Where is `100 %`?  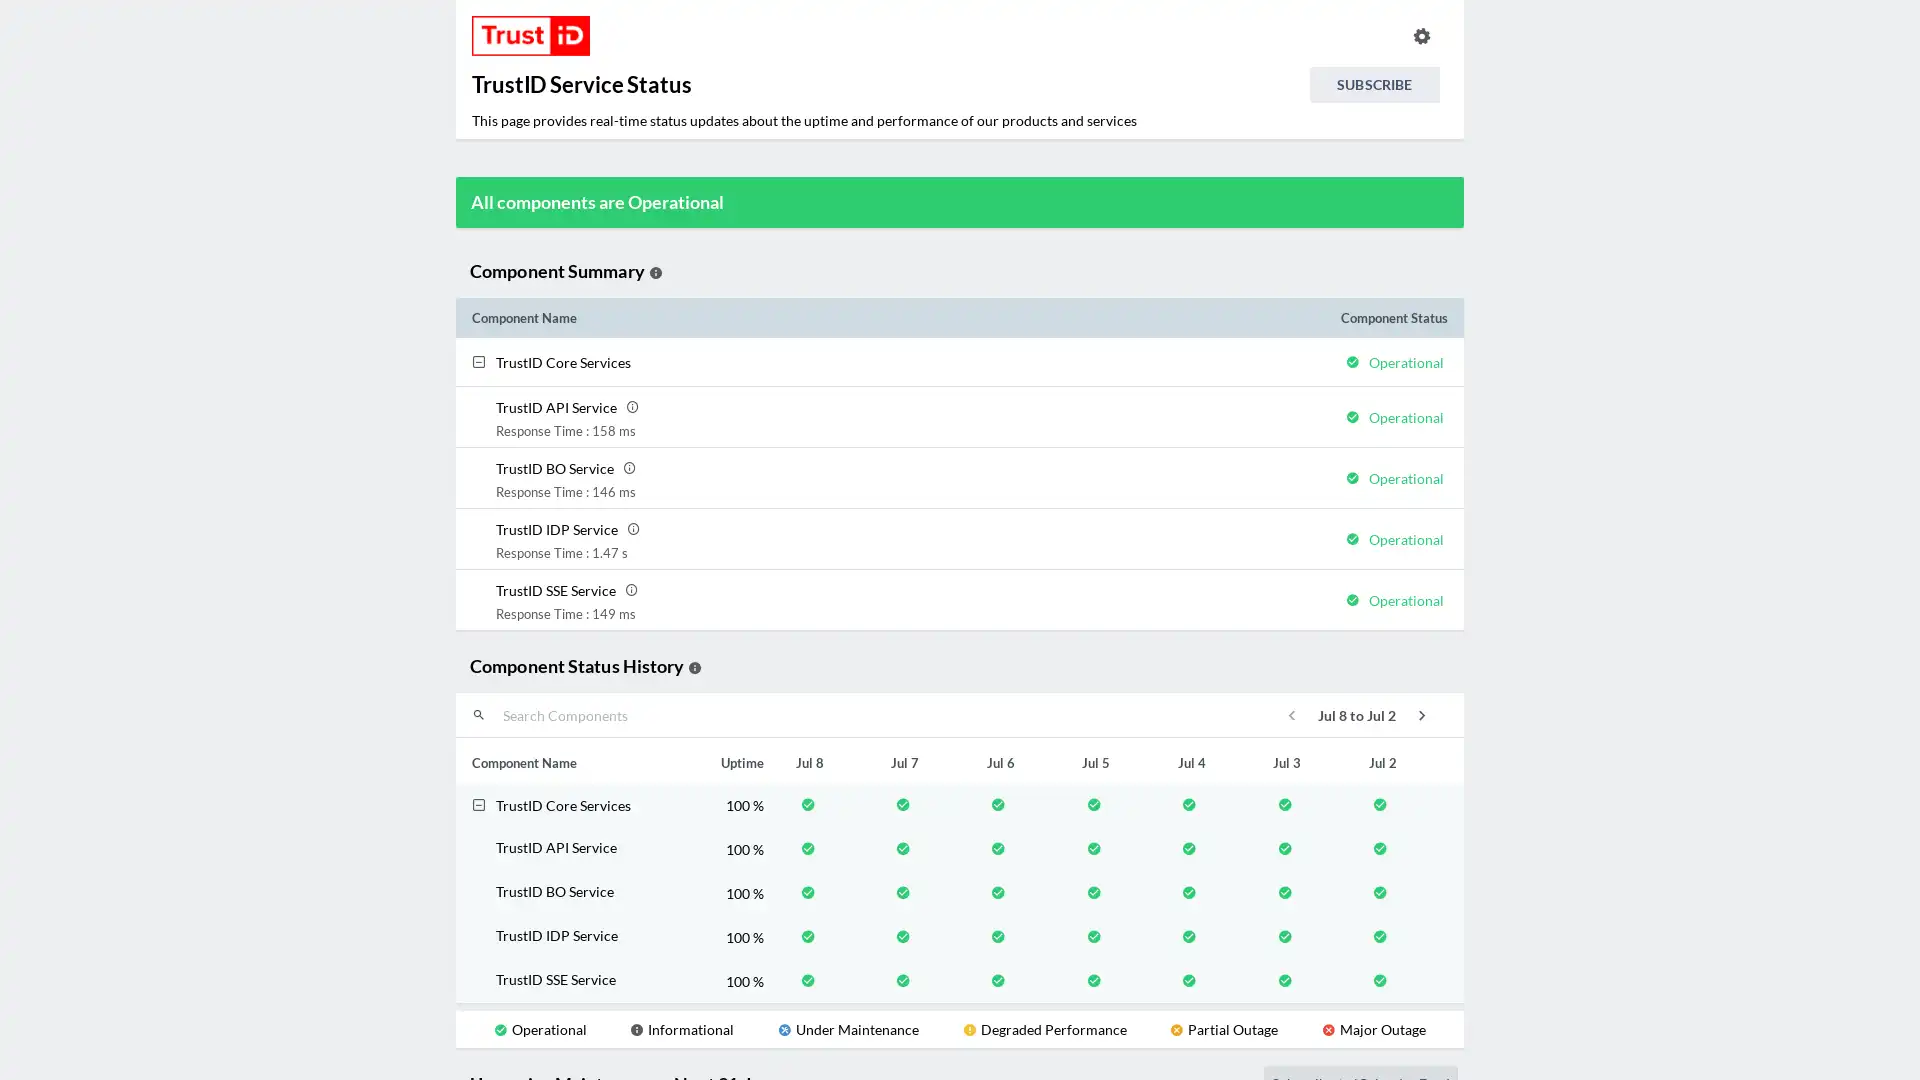 100 % is located at coordinates (743, 803).